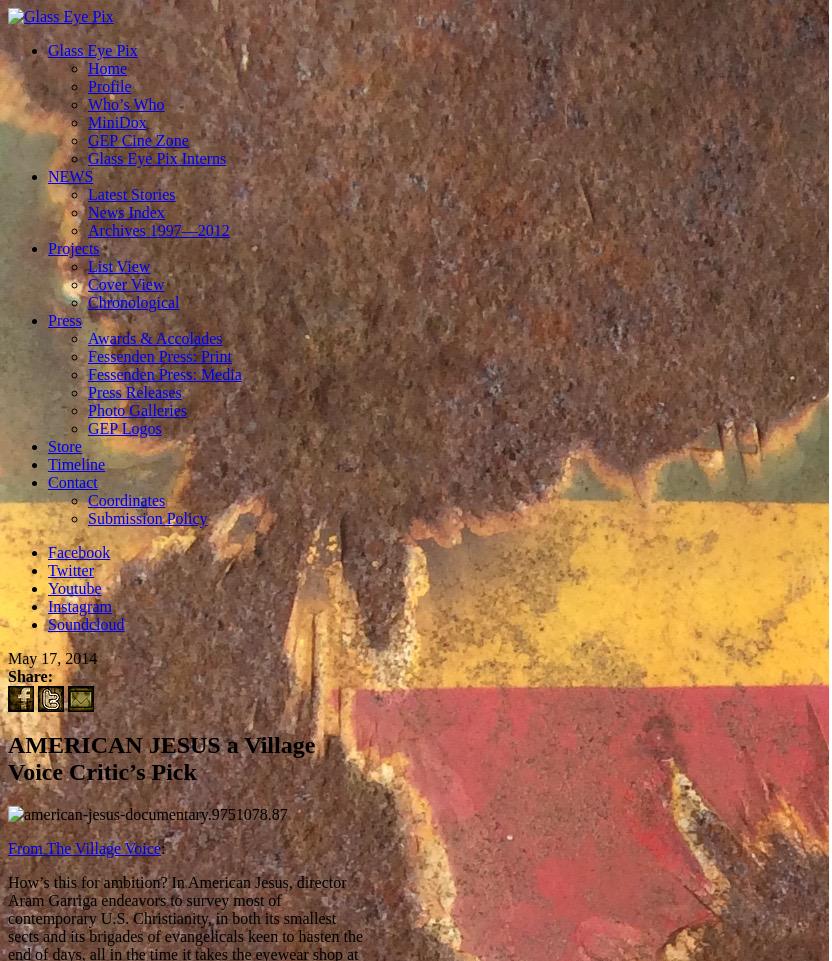 The width and height of the screenshot is (832, 961). I want to click on 'Store', so click(63, 445).